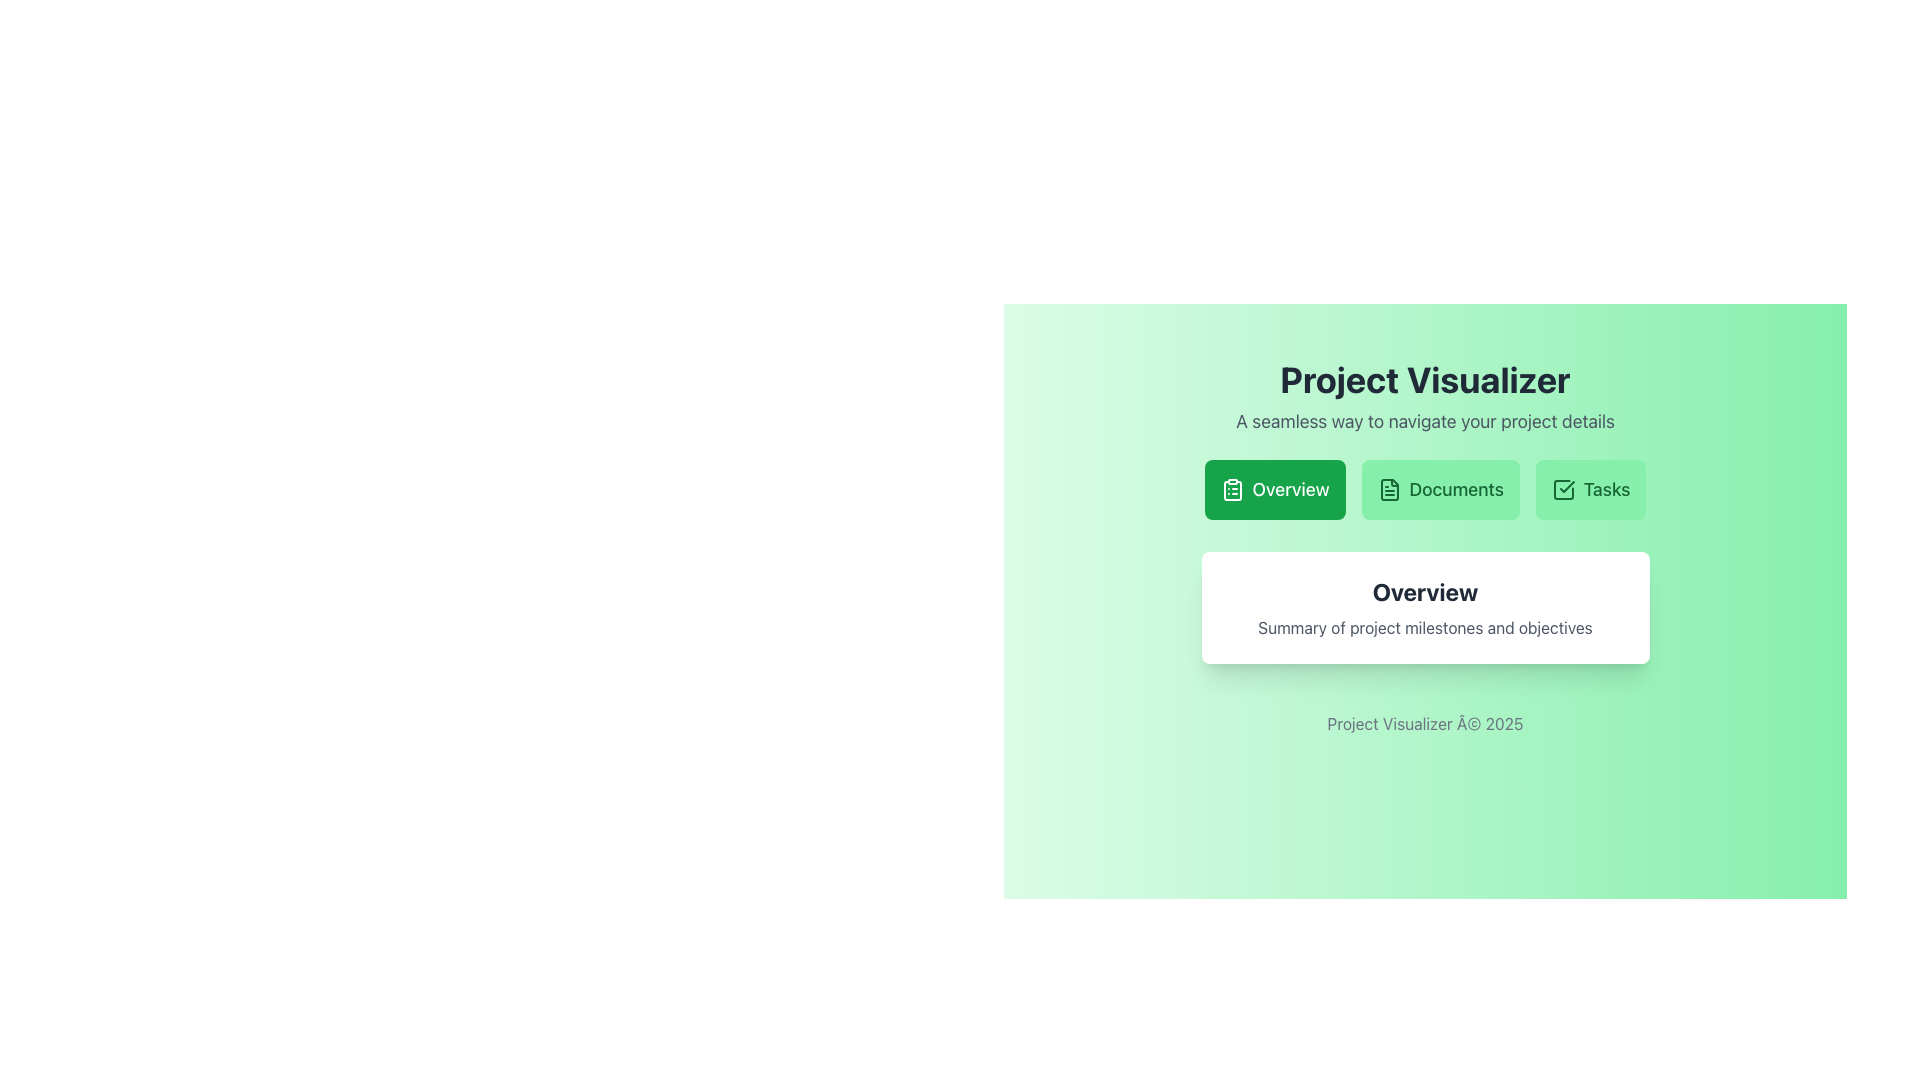  Describe the element at coordinates (1424, 590) in the screenshot. I see `the static text element that serves as the heading for the section, located on a light green background, positioned slightly below the header information` at that location.